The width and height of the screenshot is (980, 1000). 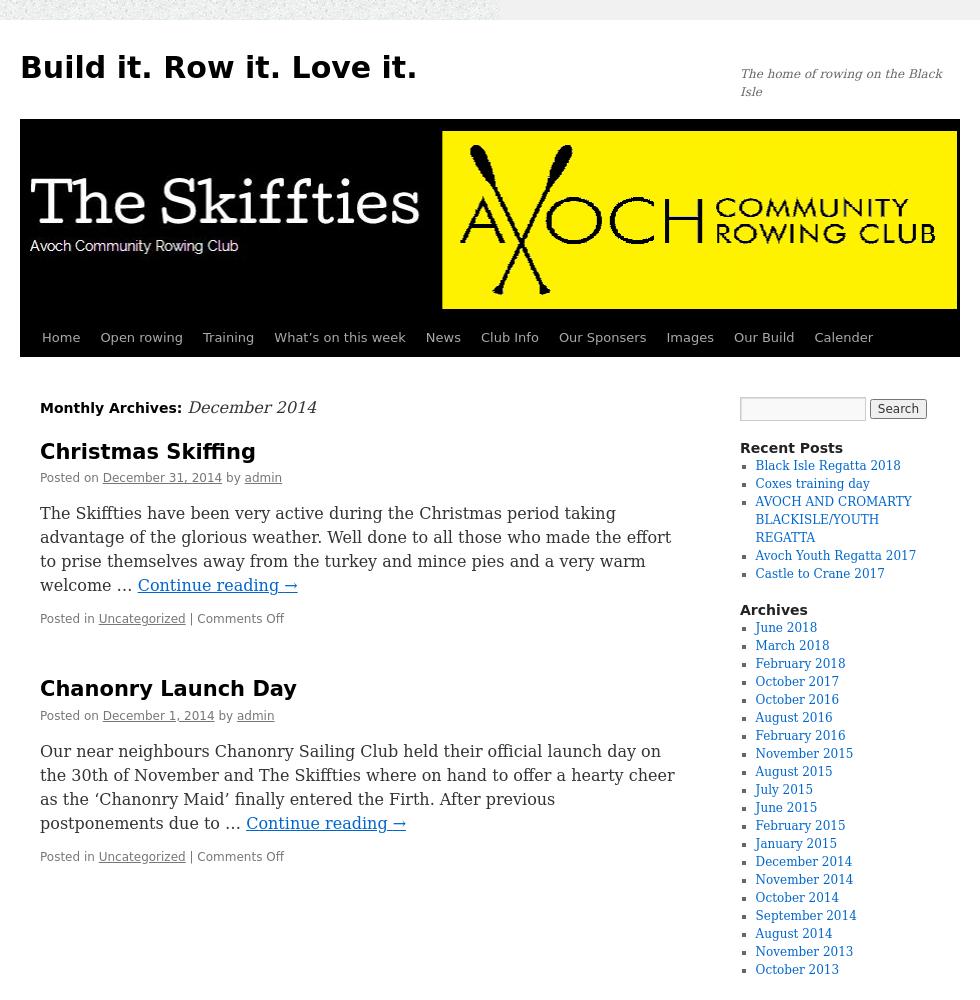 I want to click on 'Black Isle Regatta 2018', so click(x=828, y=465).